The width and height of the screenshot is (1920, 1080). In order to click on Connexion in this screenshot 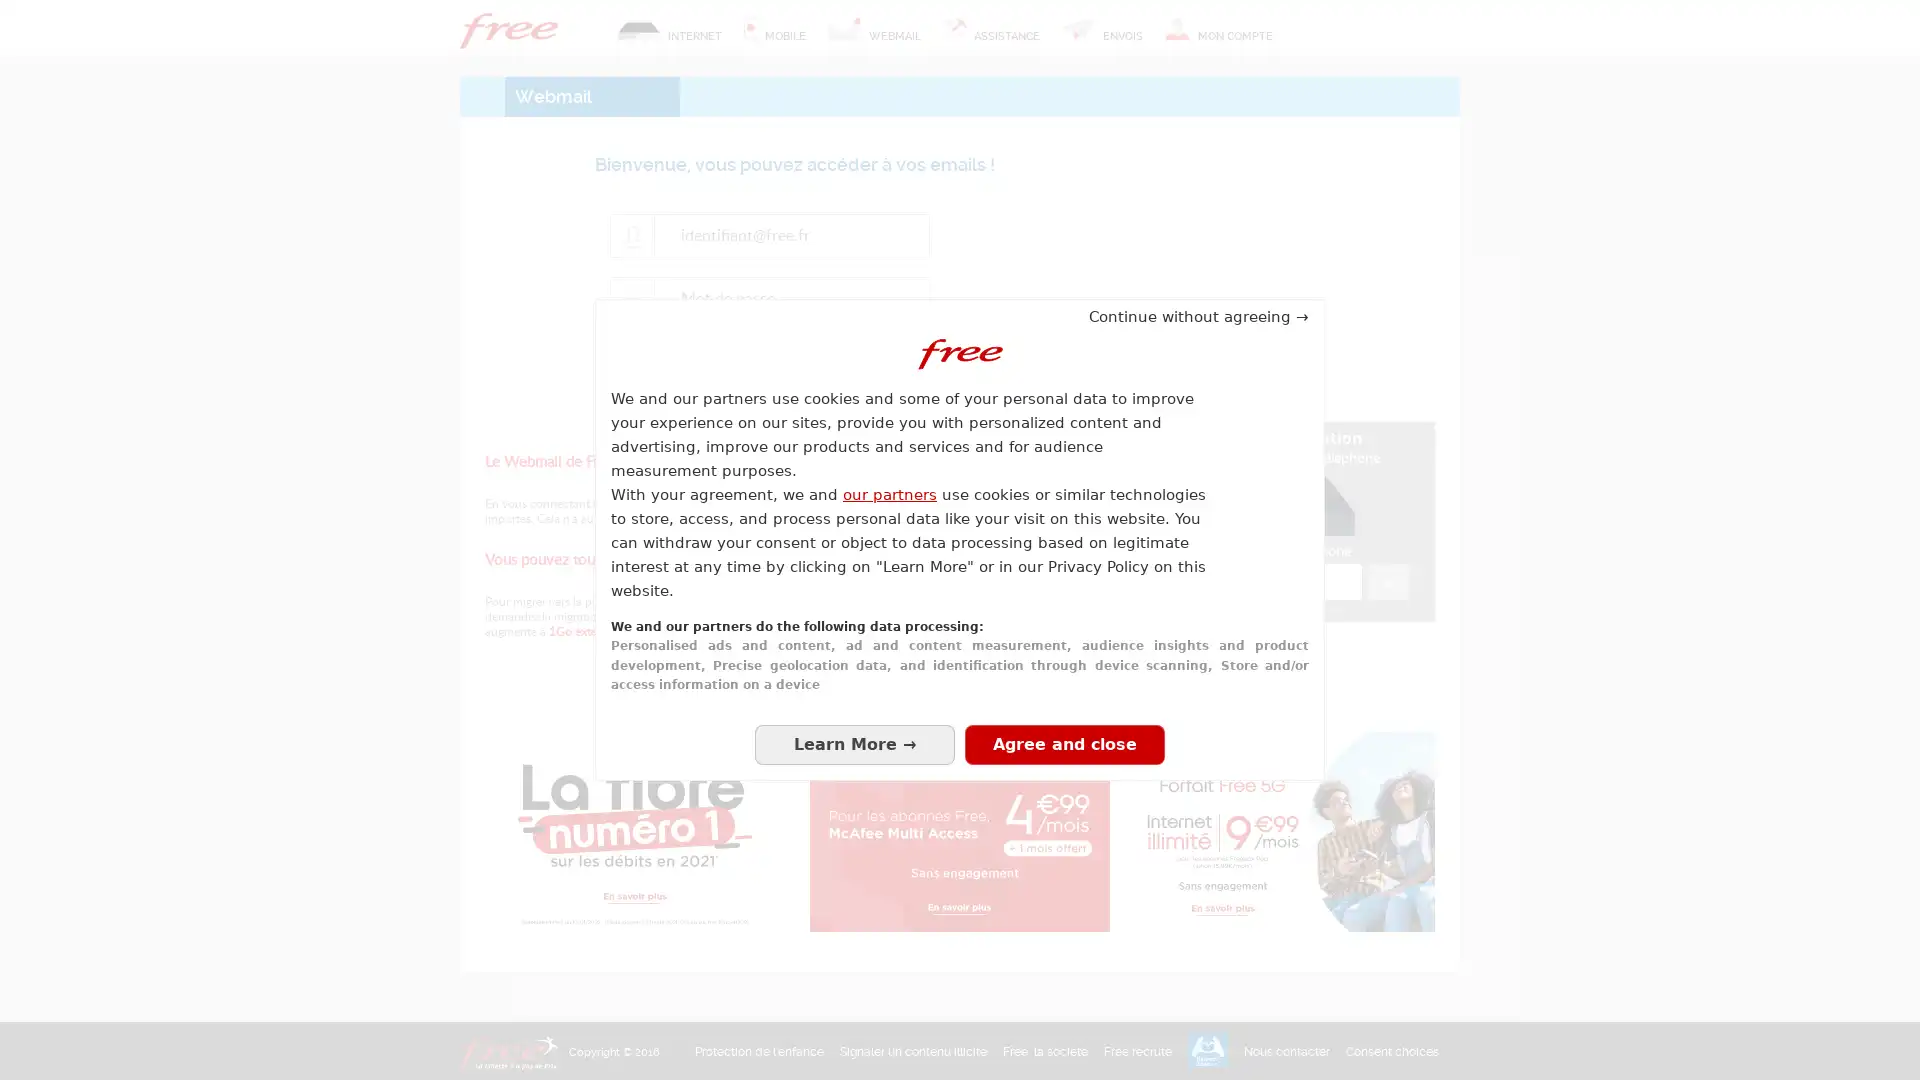, I will do `click(794, 365)`.